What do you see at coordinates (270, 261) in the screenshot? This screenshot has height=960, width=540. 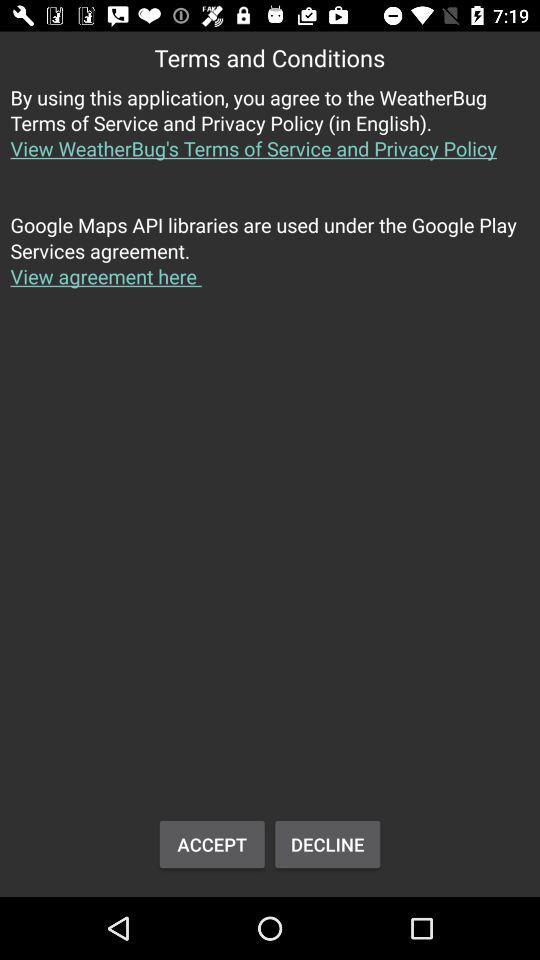 I see `item below the by using this icon` at bounding box center [270, 261].